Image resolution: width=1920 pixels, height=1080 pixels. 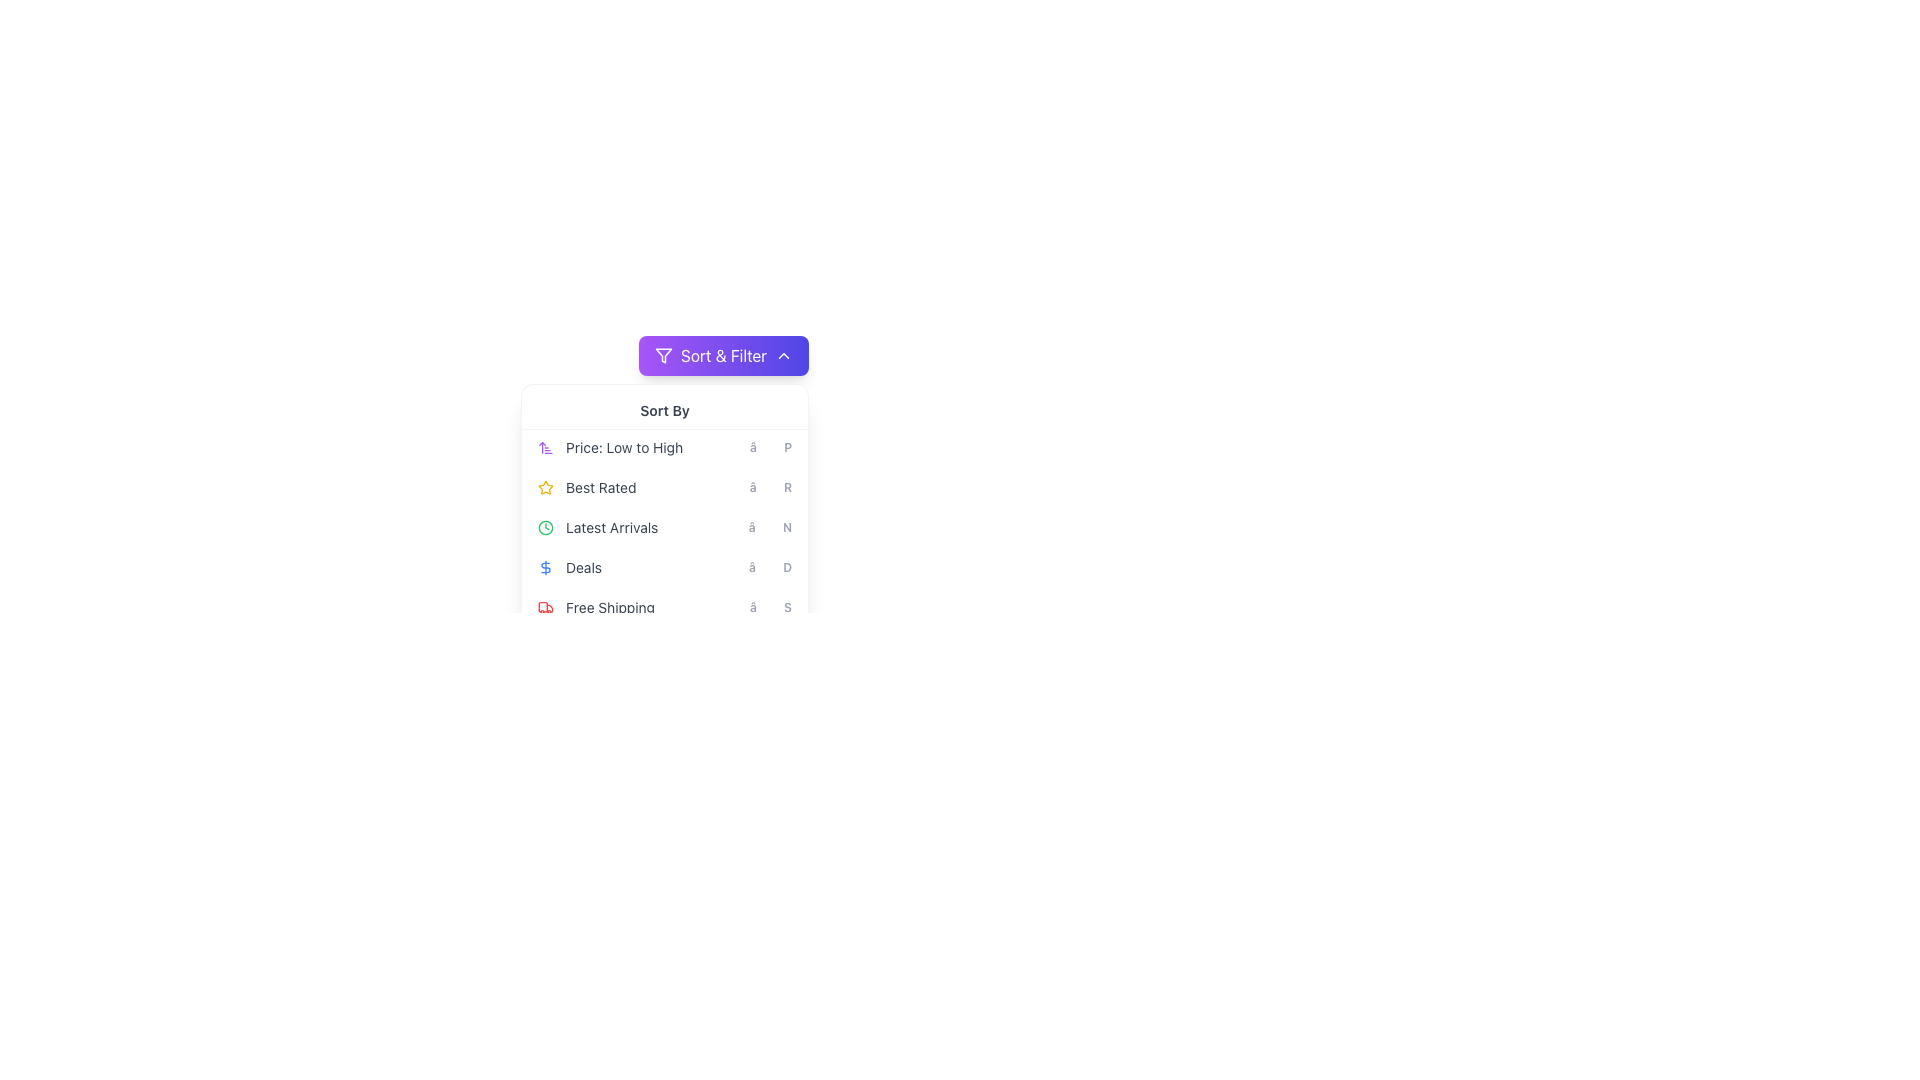 What do you see at coordinates (665, 567) in the screenshot?
I see `the 'Sort By Deals' button, which is the fourth option in the vertical list under the 'Sort By' category, positioned between 'Latest Arrivals' and 'Free Shipping'` at bounding box center [665, 567].